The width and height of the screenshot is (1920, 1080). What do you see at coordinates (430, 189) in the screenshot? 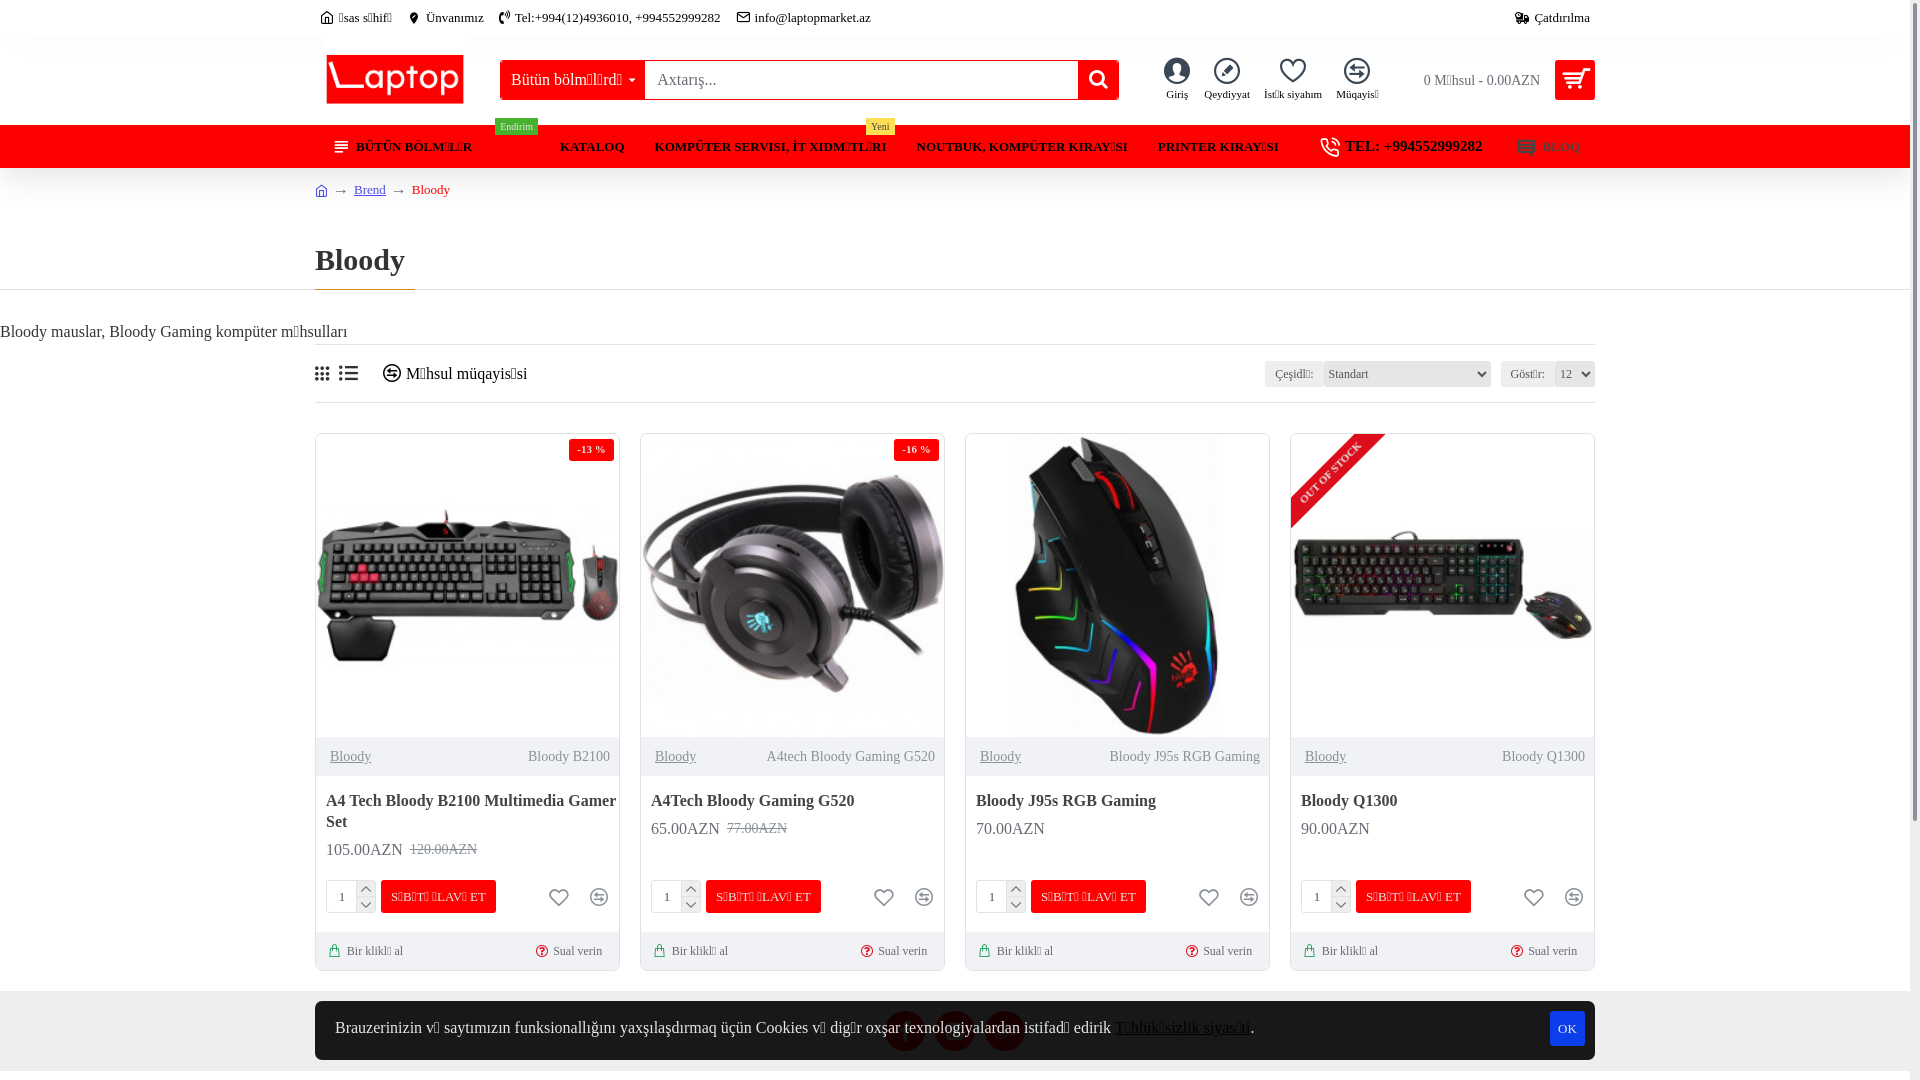
I see `'Bloody'` at bounding box center [430, 189].